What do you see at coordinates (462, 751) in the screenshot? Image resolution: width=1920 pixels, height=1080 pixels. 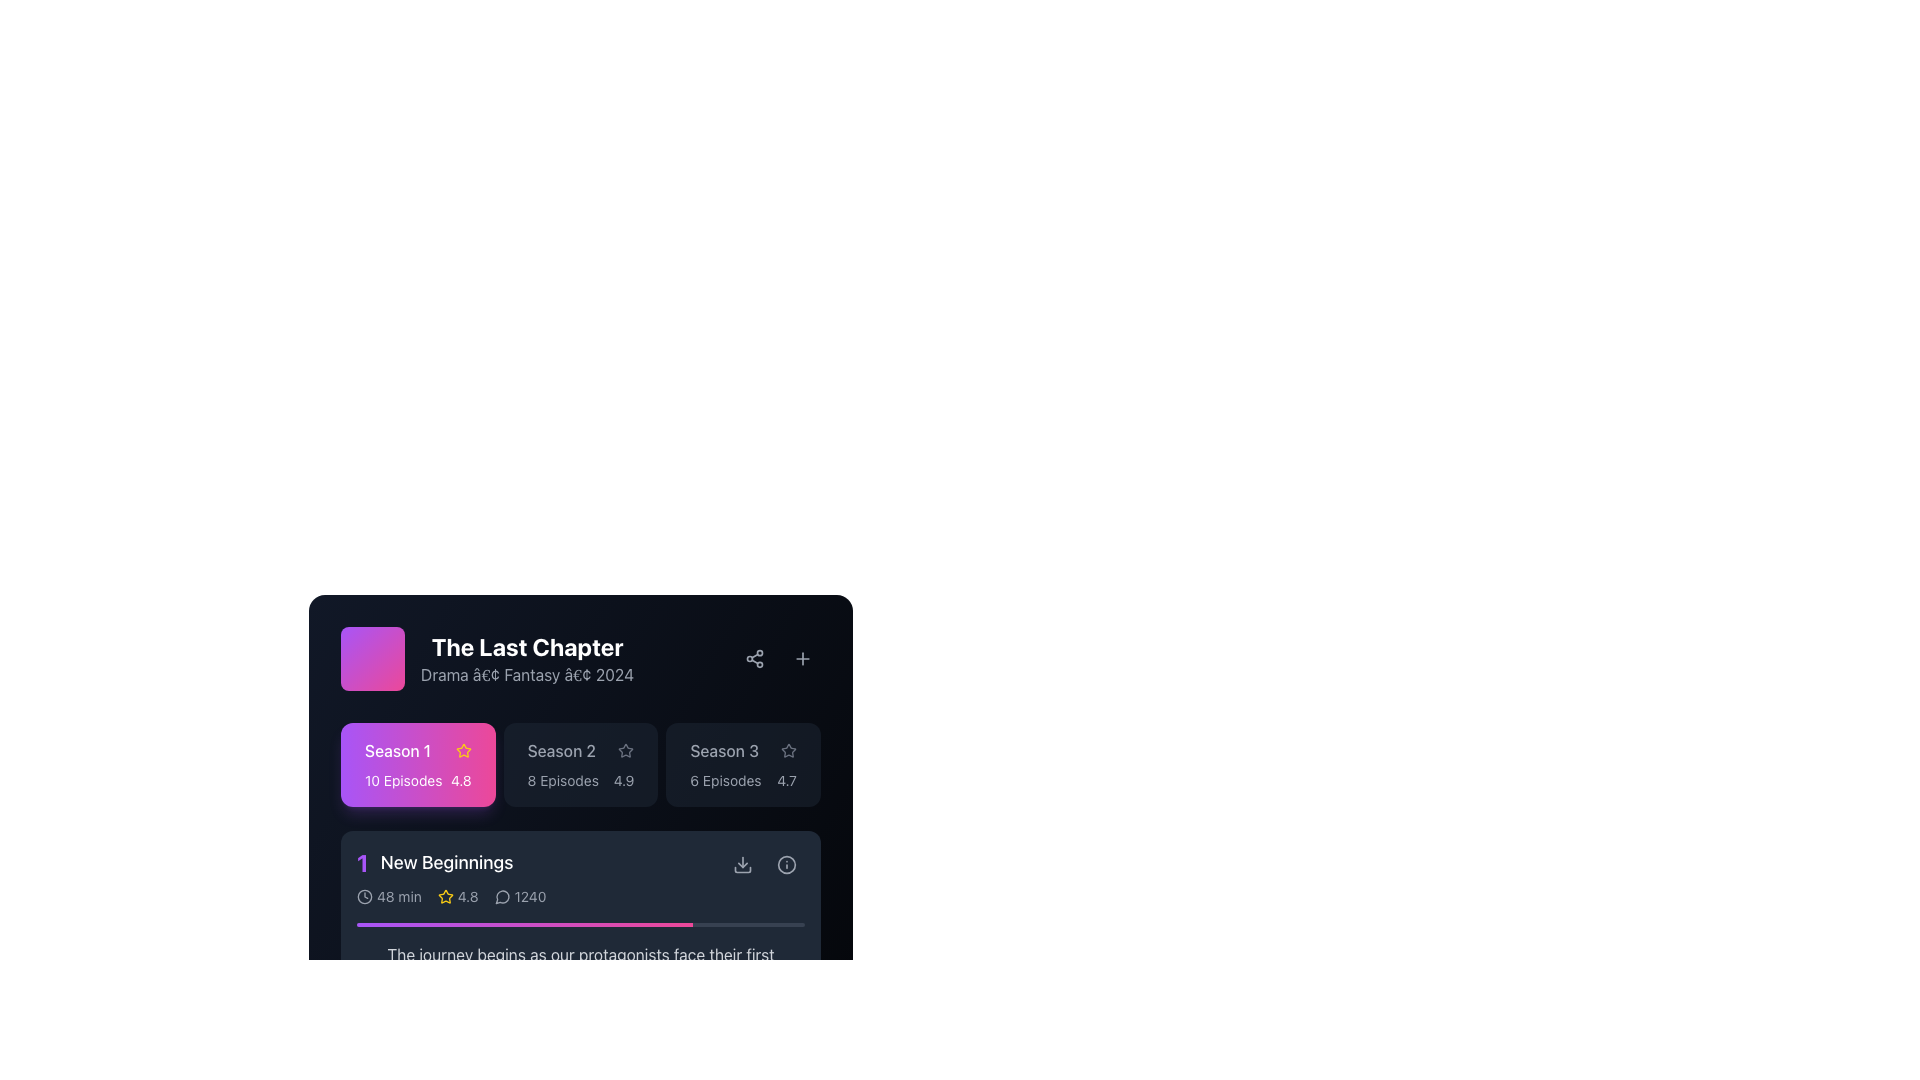 I see `the star icon used for rating or highlighting the popularity of 'Season 1', which is located to the right of the text 'Season 1'` at bounding box center [462, 751].